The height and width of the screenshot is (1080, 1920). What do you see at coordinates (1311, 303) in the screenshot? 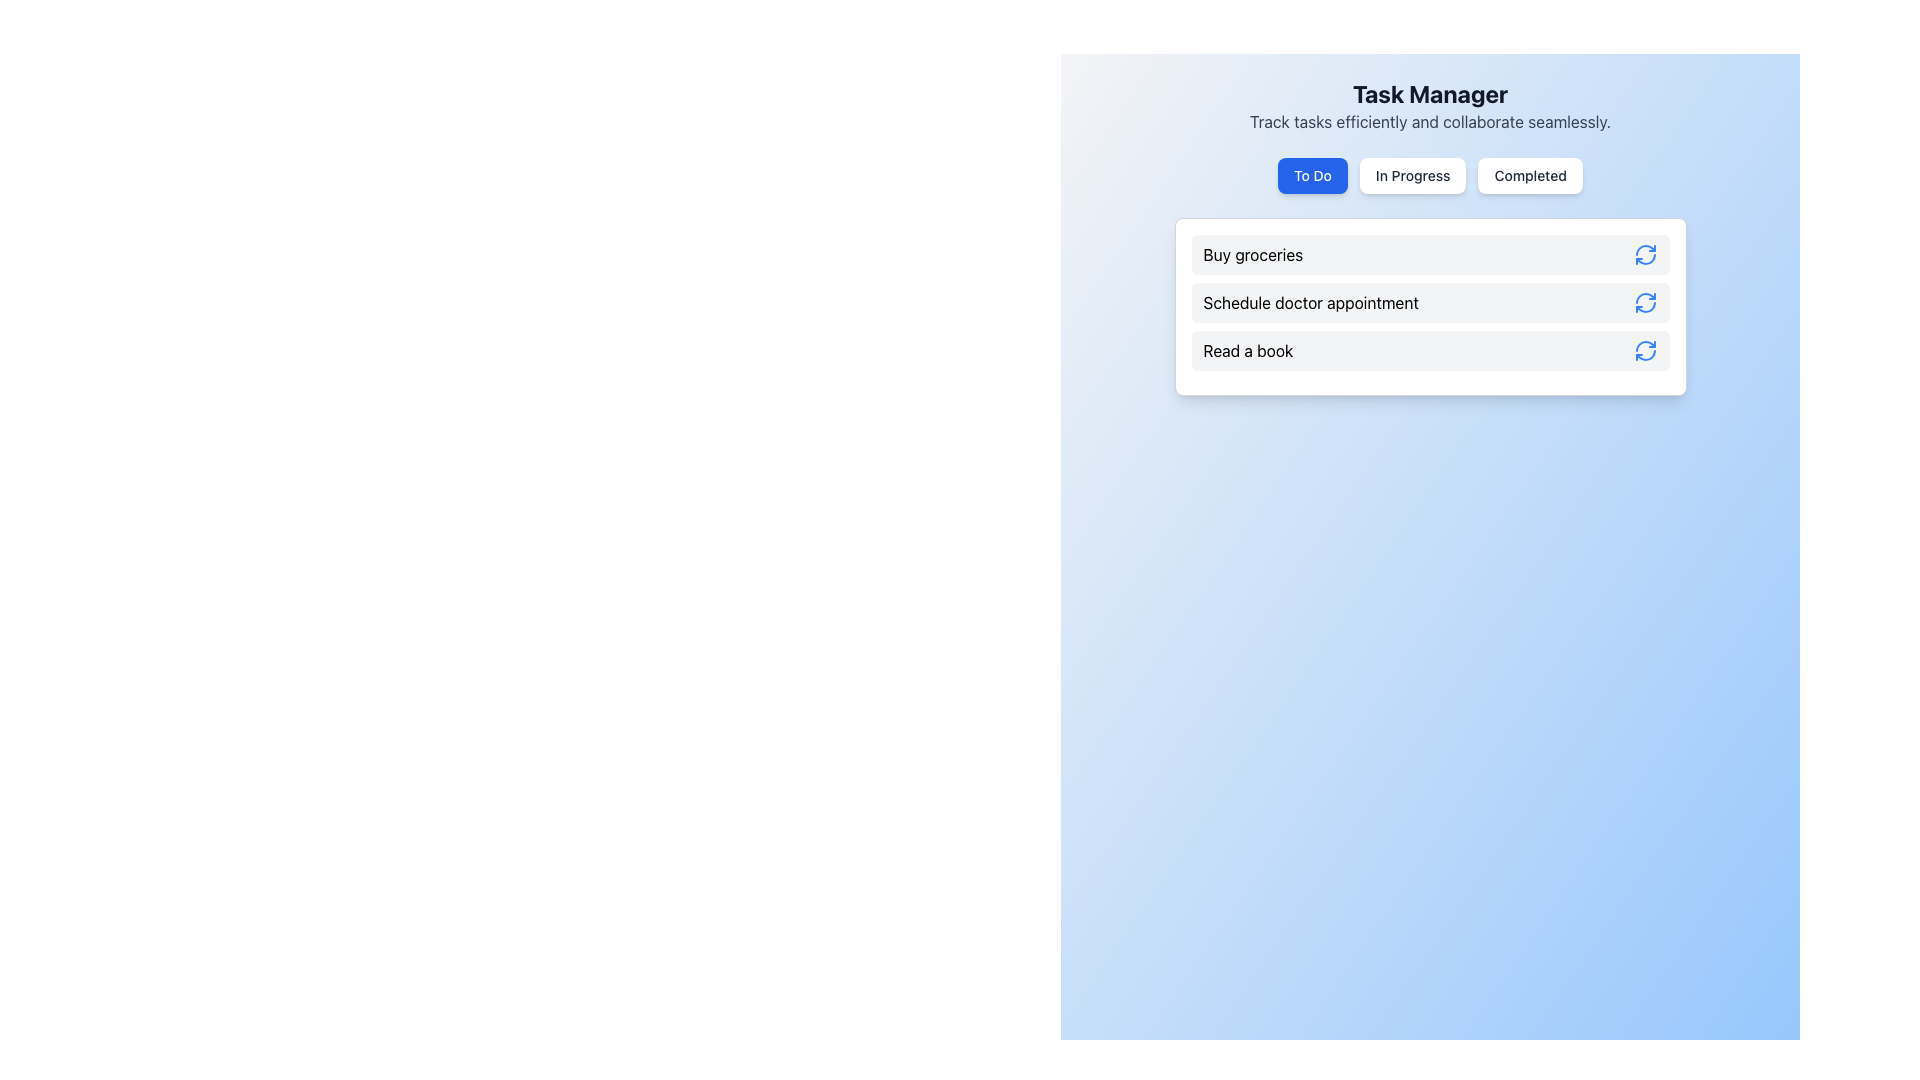
I see `the static text element that signifies the task titled 'Schedule doctor appointment', which is the second item in a vertical list on a light blue background` at bounding box center [1311, 303].